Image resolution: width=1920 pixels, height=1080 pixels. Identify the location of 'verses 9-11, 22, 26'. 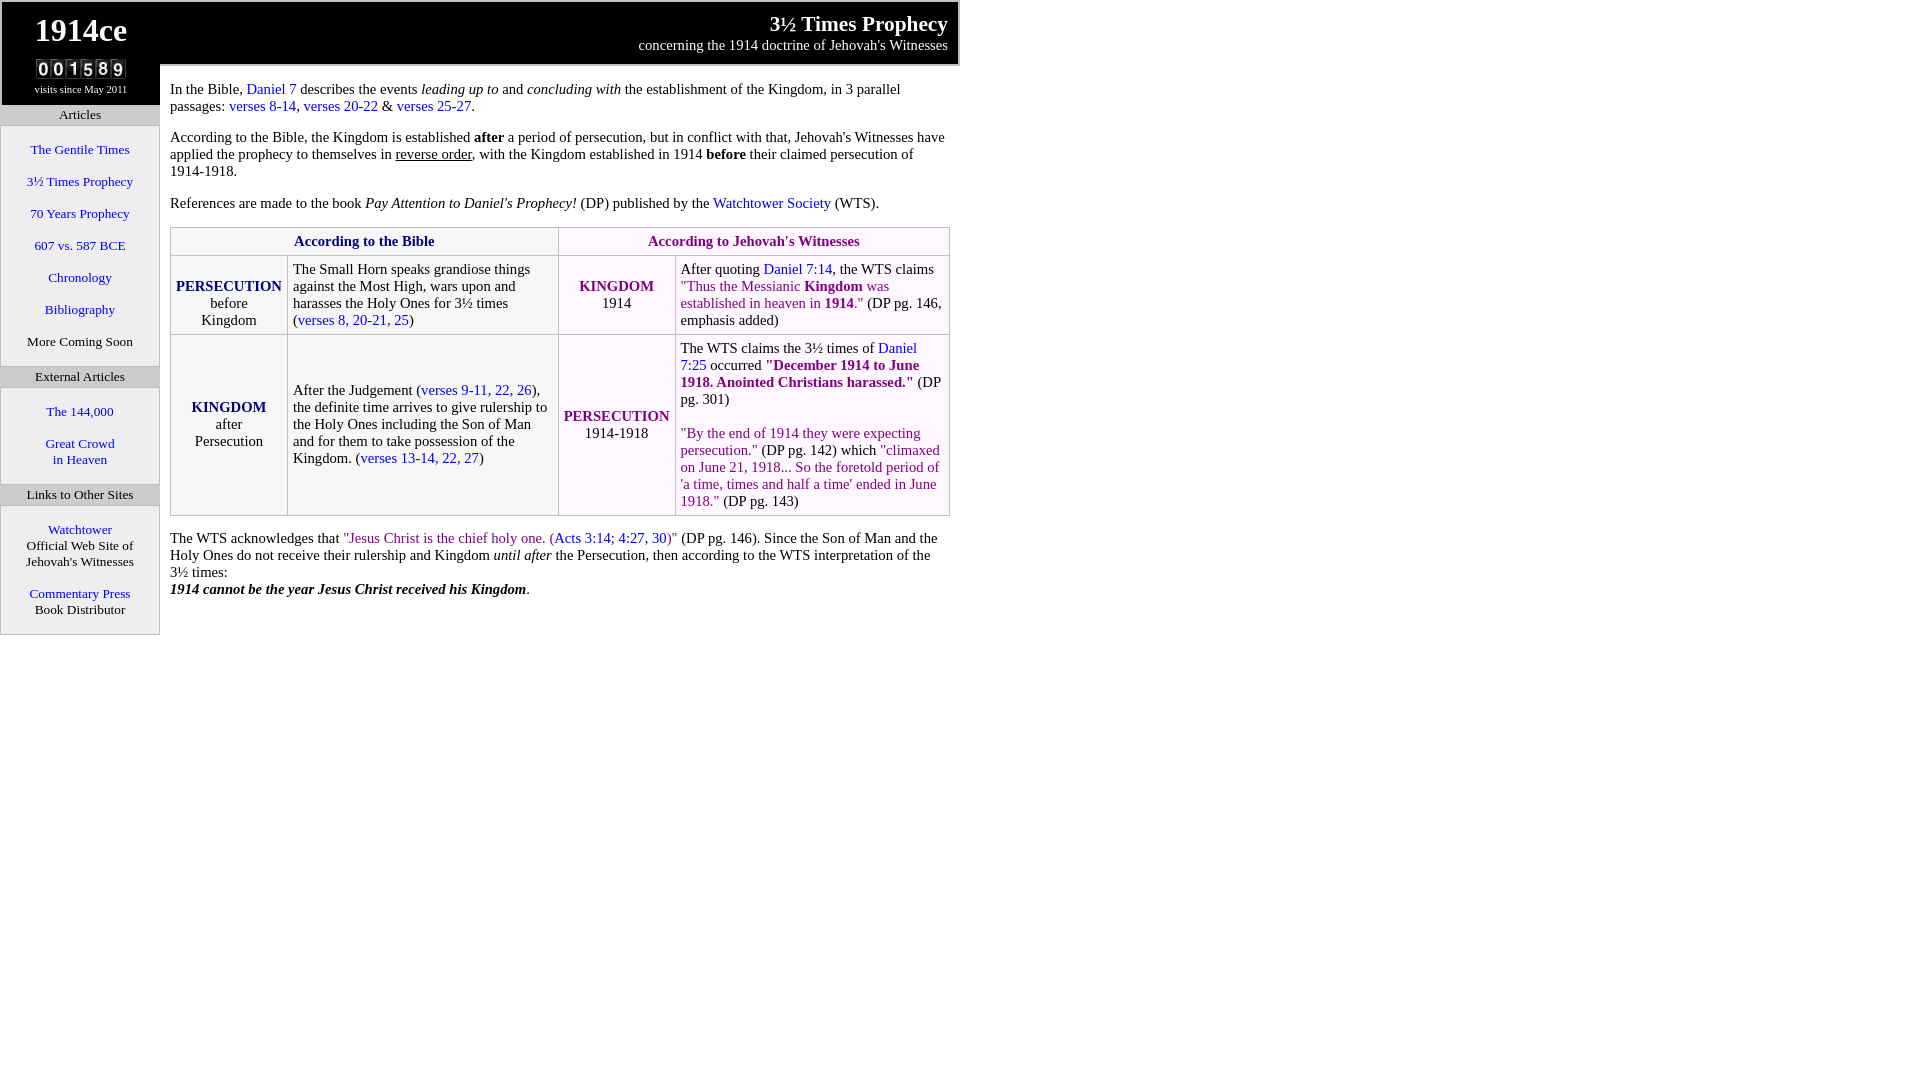
(475, 389).